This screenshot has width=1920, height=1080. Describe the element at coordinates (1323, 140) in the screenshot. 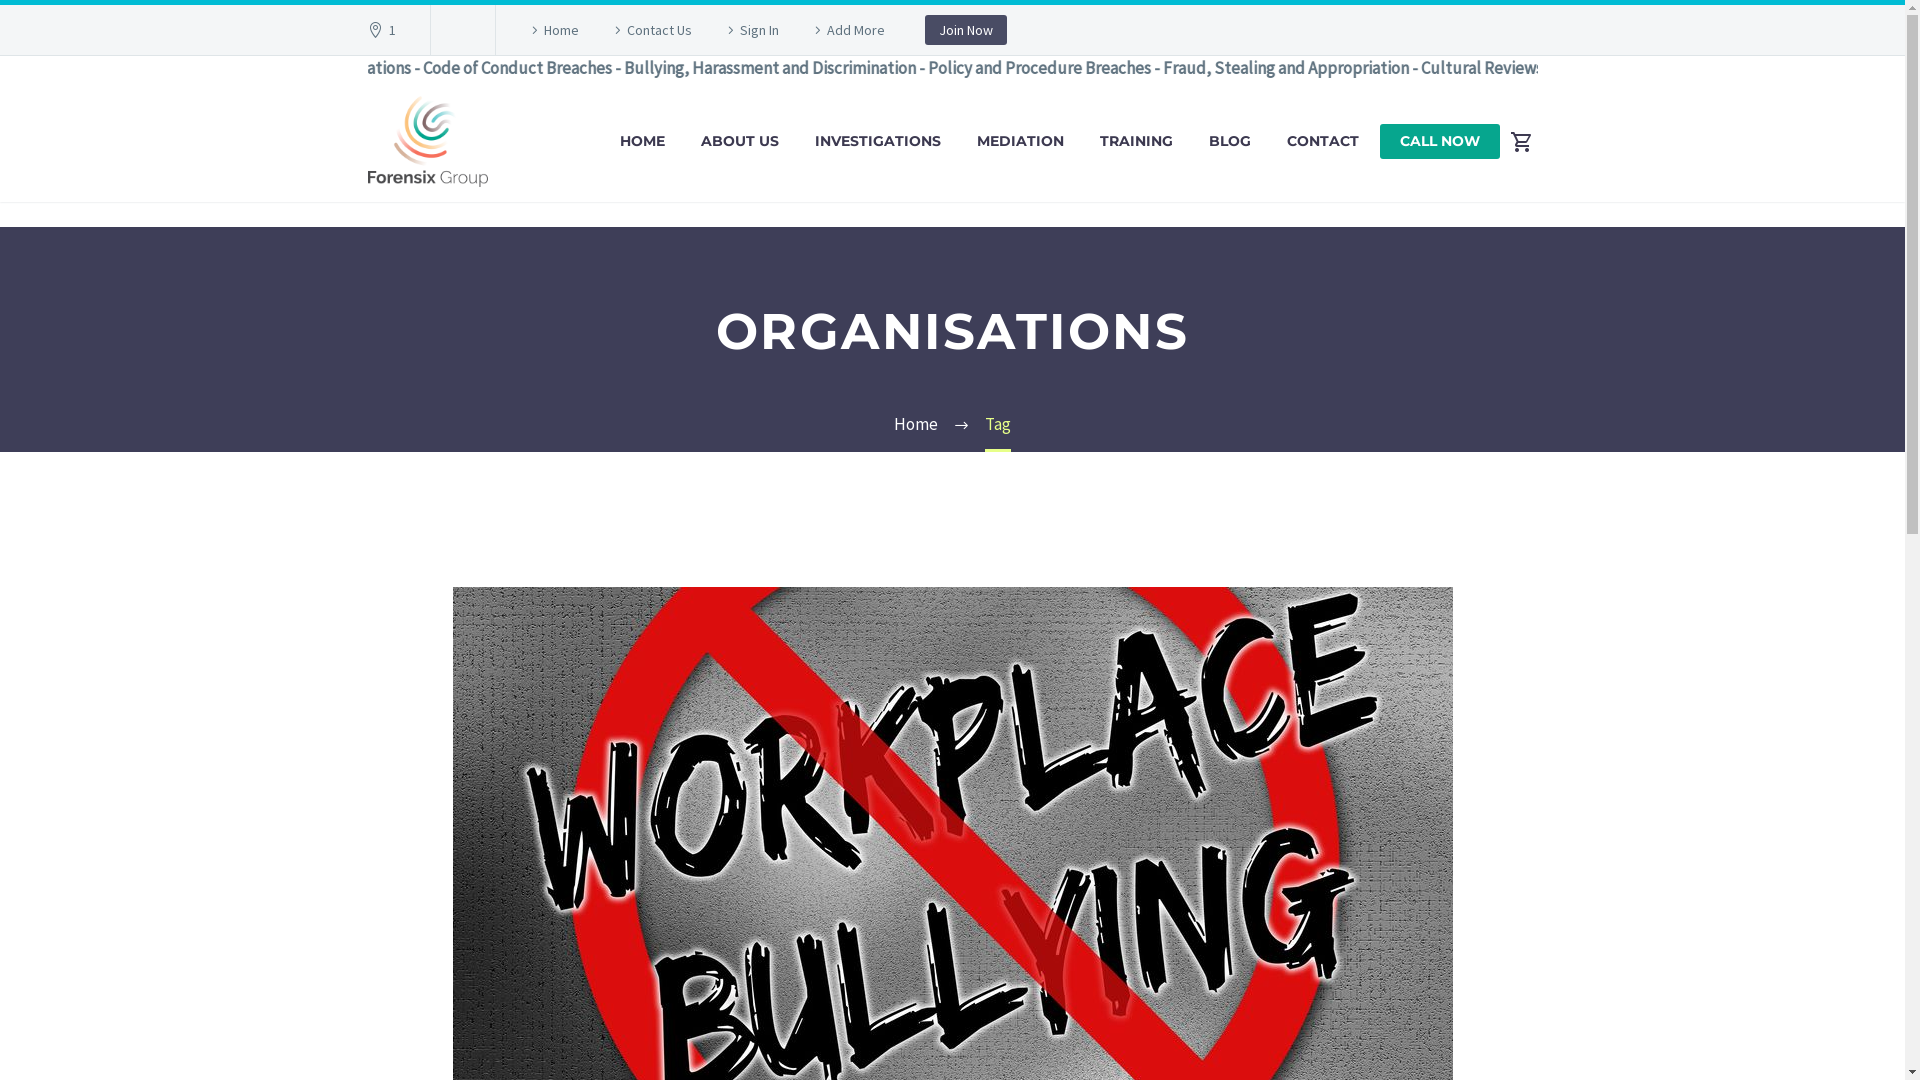

I see `'CONTACT'` at that location.